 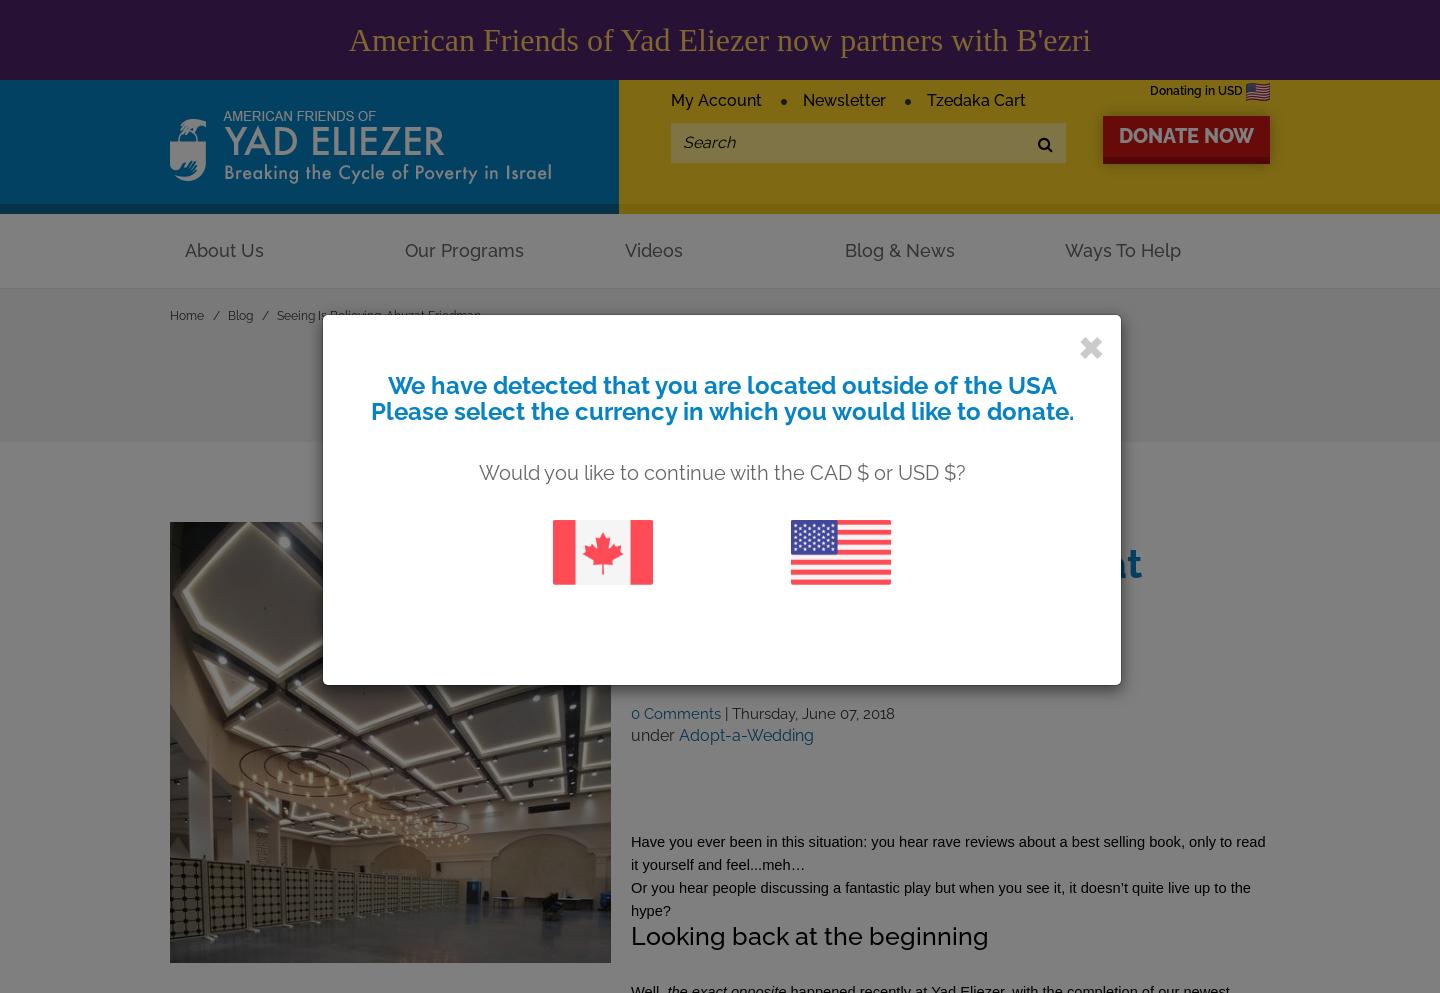 I want to click on 'Have you ever been in this situation: you hear rave reviews about a best selling book, only to read it yourself and feel...meh…', so click(x=947, y=852).